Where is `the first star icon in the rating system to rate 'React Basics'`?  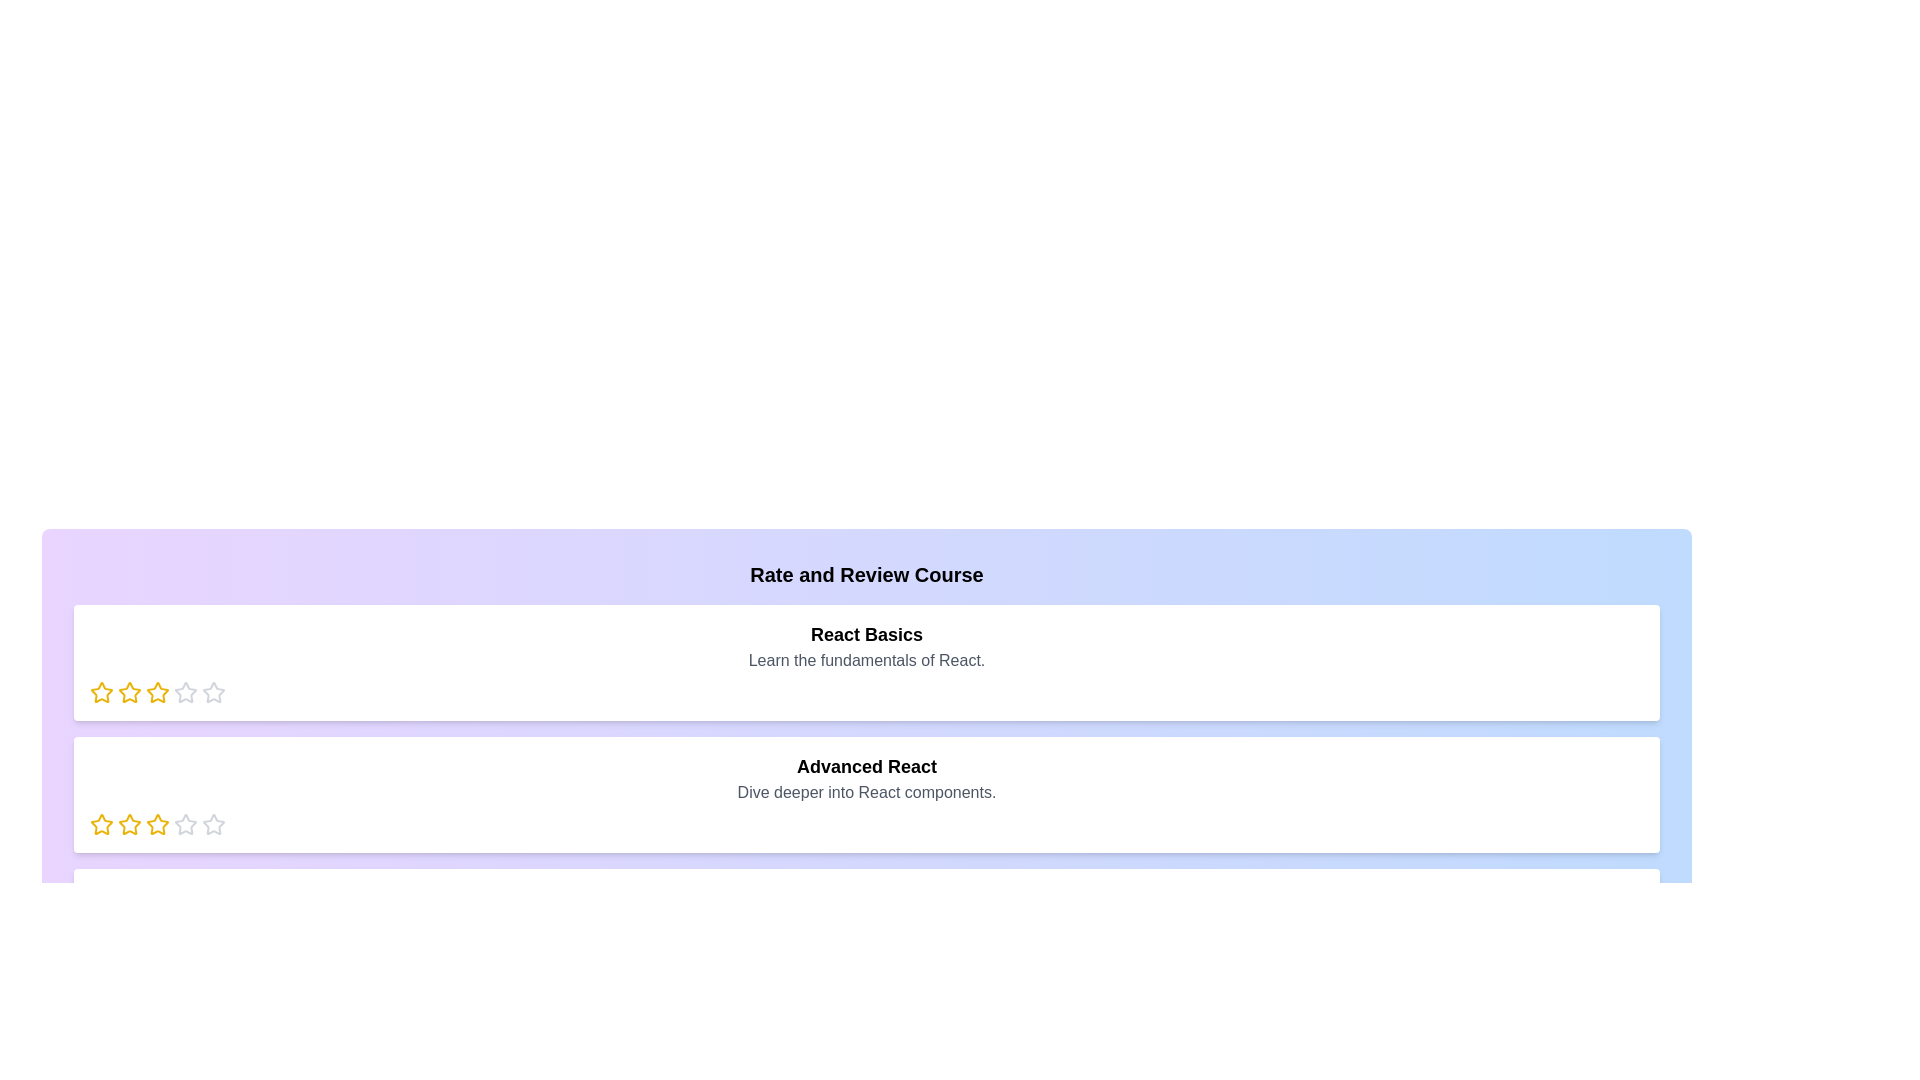 the first star icon in the rating system to rate 'React Basics' is located at coordinates (100, 692).